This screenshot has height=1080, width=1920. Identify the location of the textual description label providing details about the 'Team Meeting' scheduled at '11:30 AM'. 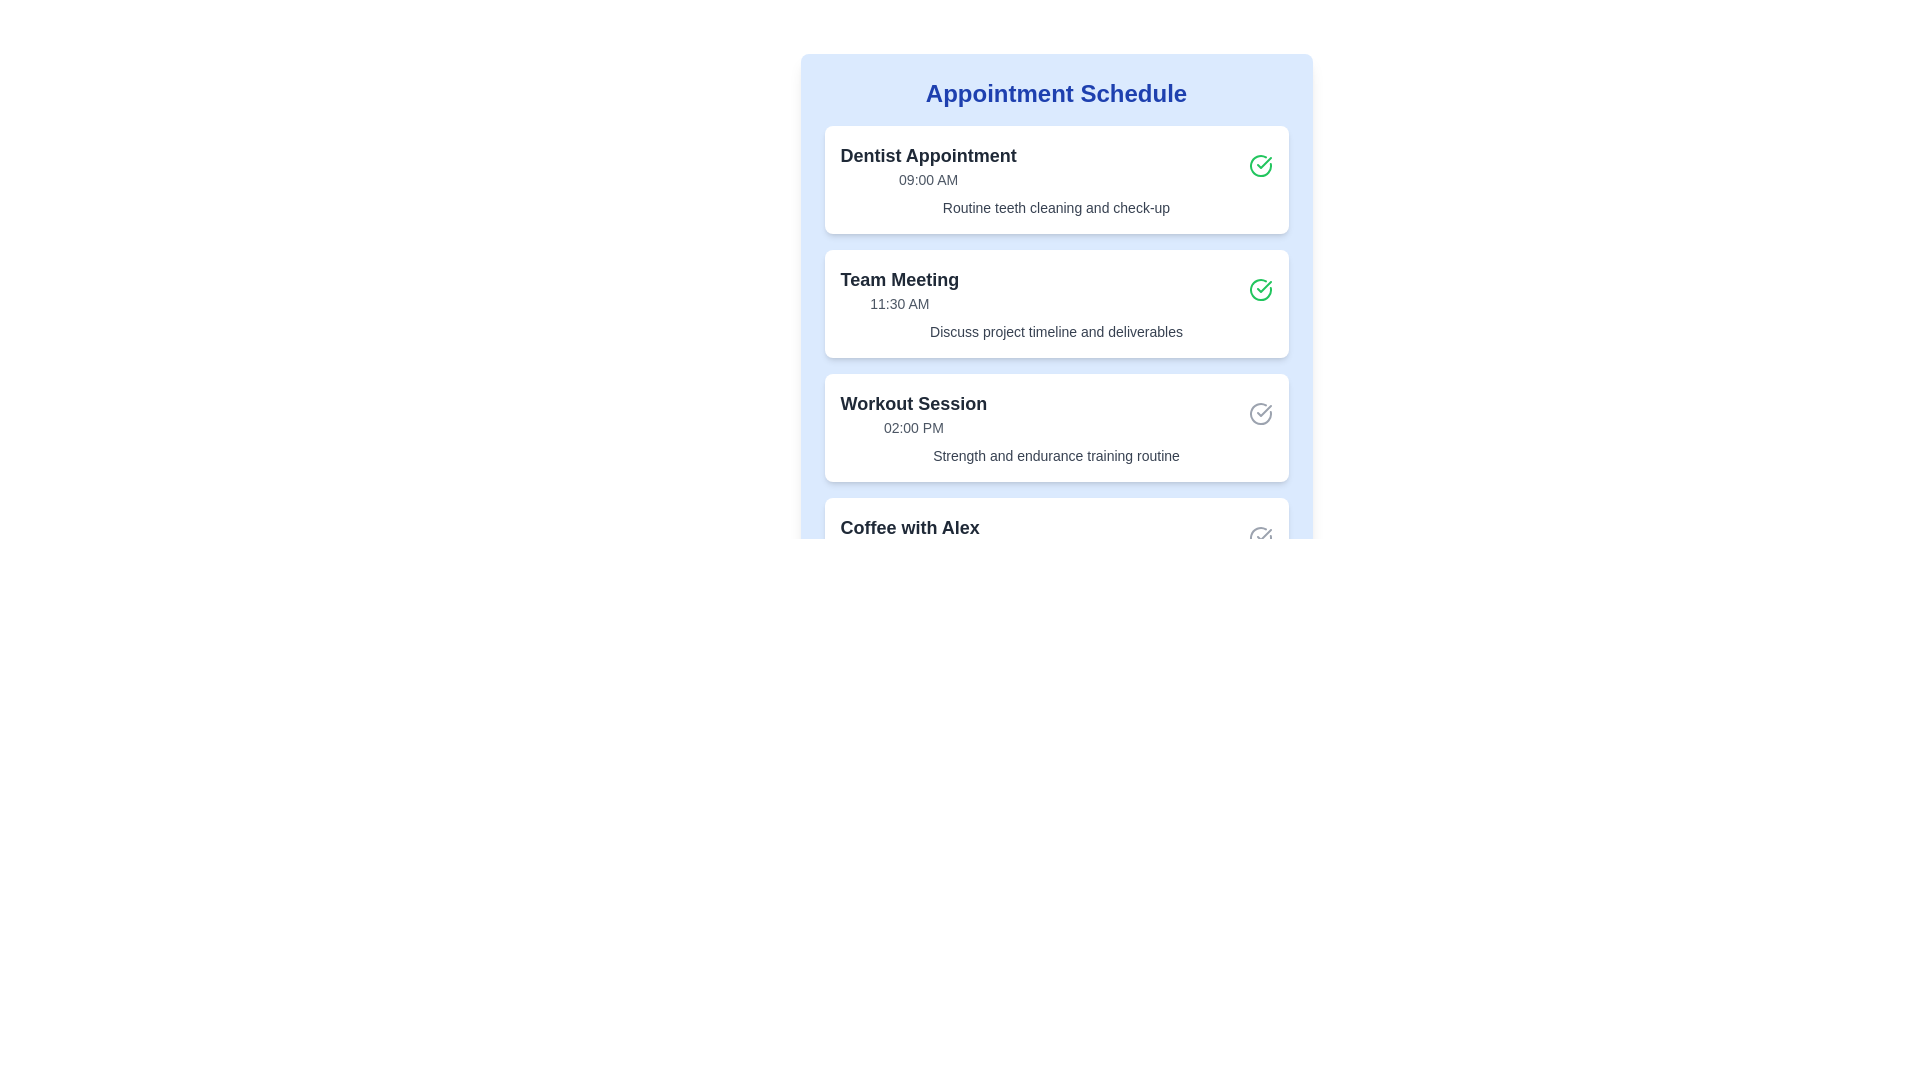
(1055, 330).